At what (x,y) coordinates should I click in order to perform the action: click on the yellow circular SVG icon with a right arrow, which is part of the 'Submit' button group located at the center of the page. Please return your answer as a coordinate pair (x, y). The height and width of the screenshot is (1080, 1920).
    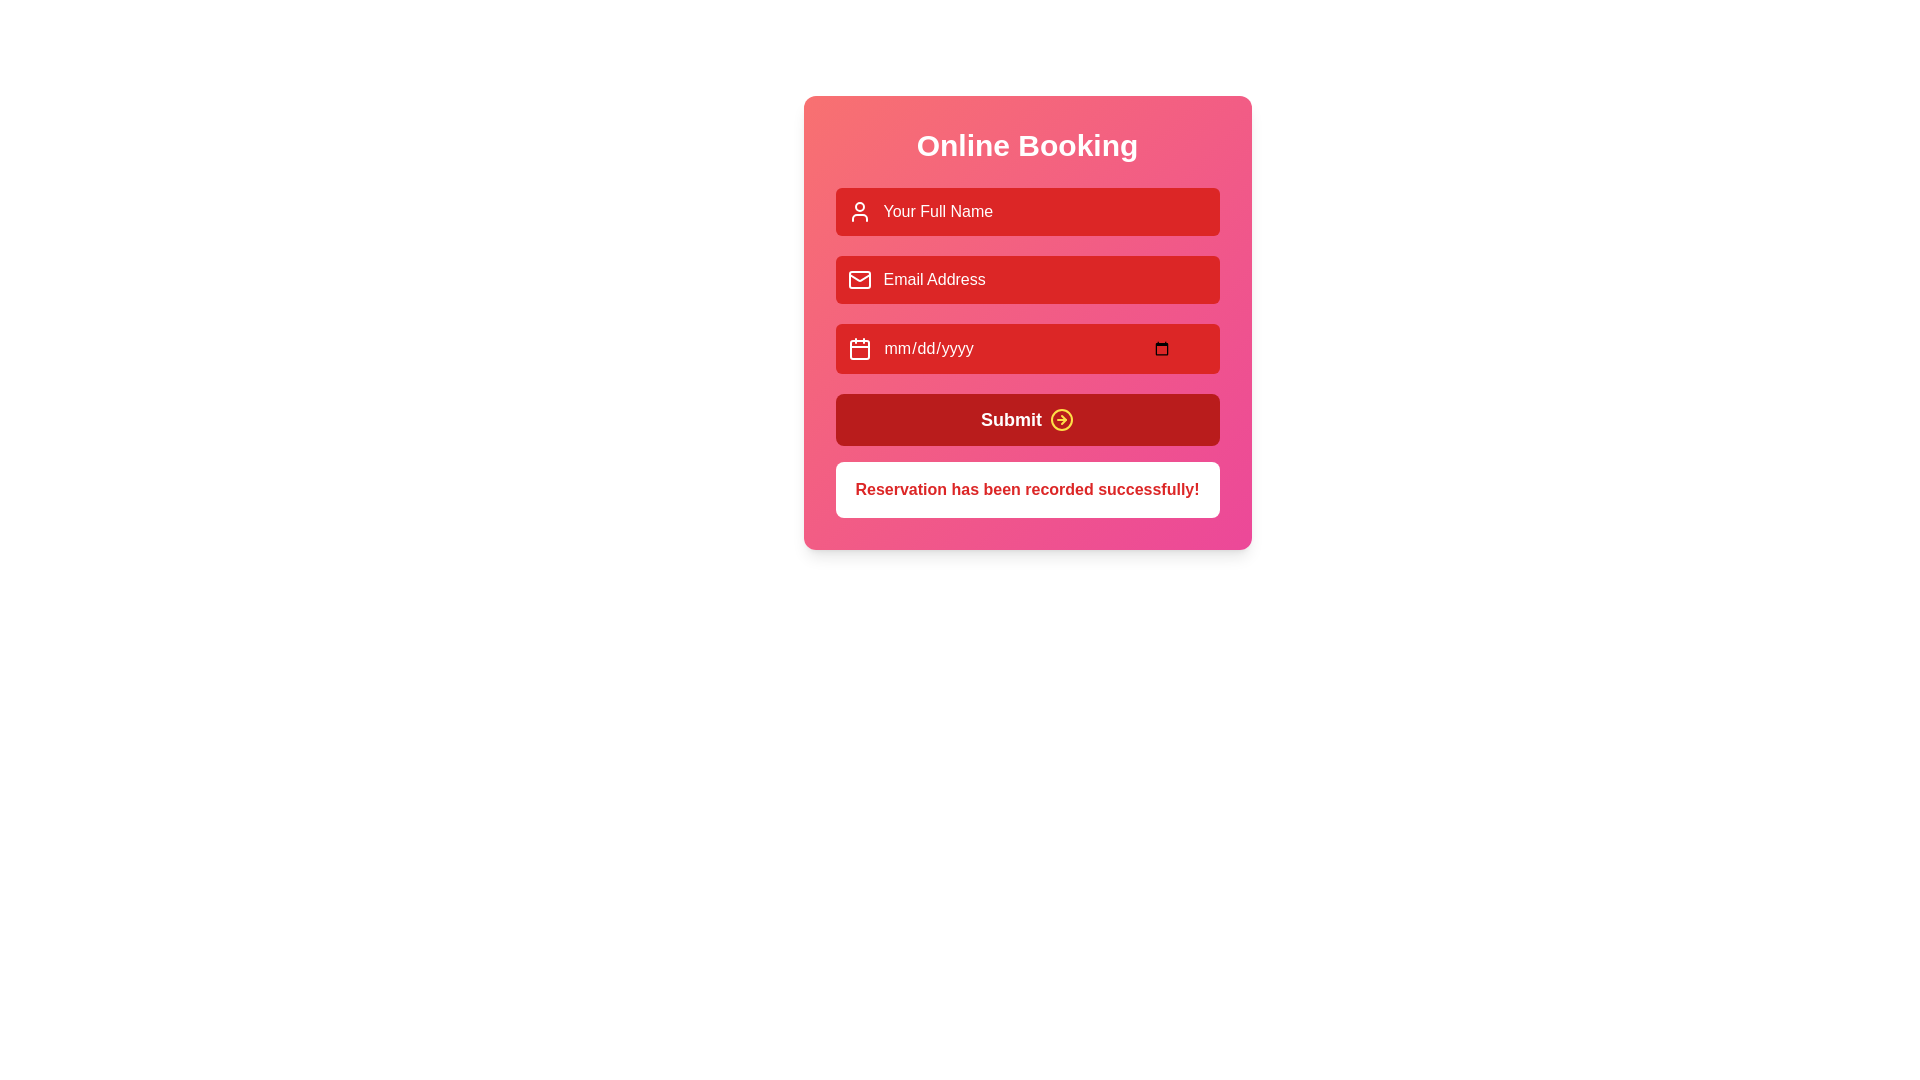
    Looking at the image, I should click on (1060, 419).